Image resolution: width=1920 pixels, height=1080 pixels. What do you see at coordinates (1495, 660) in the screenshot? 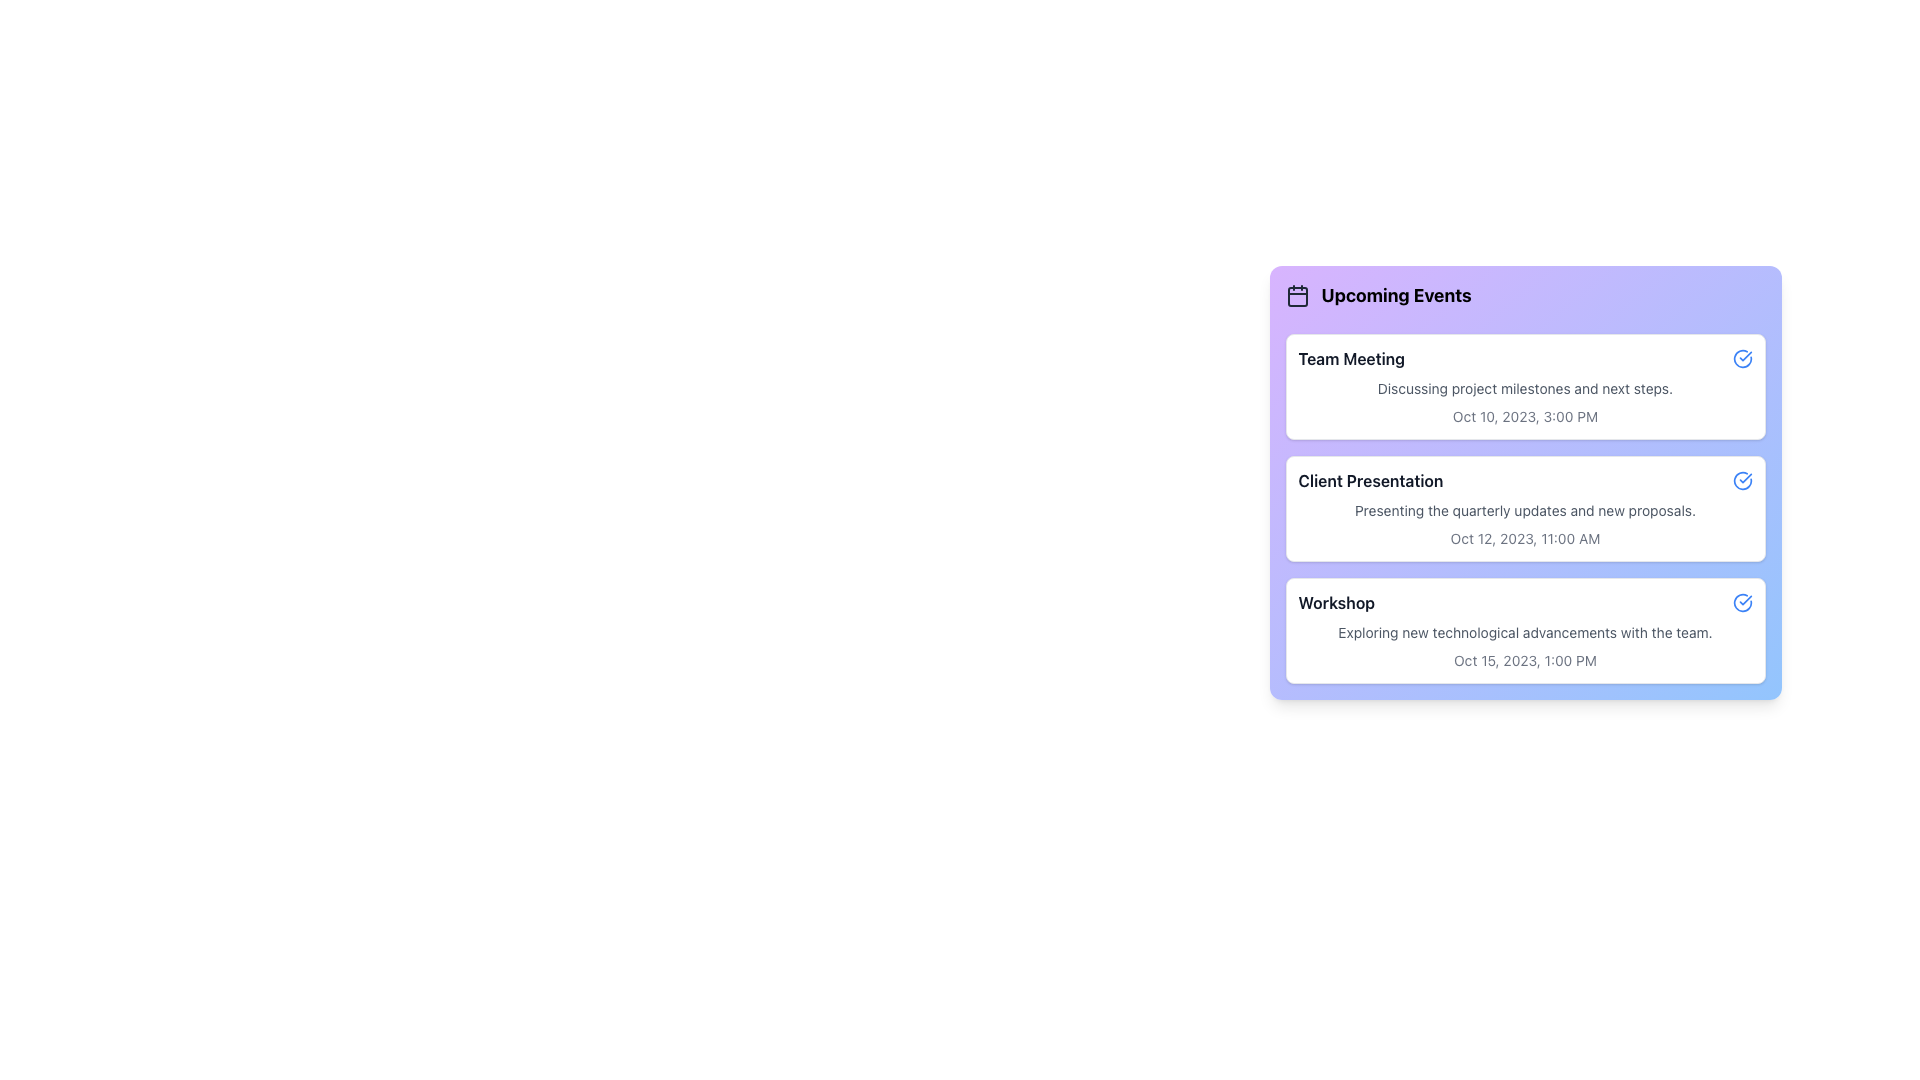
I see `the text label displaying 'Oct 15, 2023', which is part of the date and time string located in the third item of a vertical list of upcoming events, specifically positioned left of the time '1:00 PM' within the 'Workshop' event card` at bounding box center [1495, 660].